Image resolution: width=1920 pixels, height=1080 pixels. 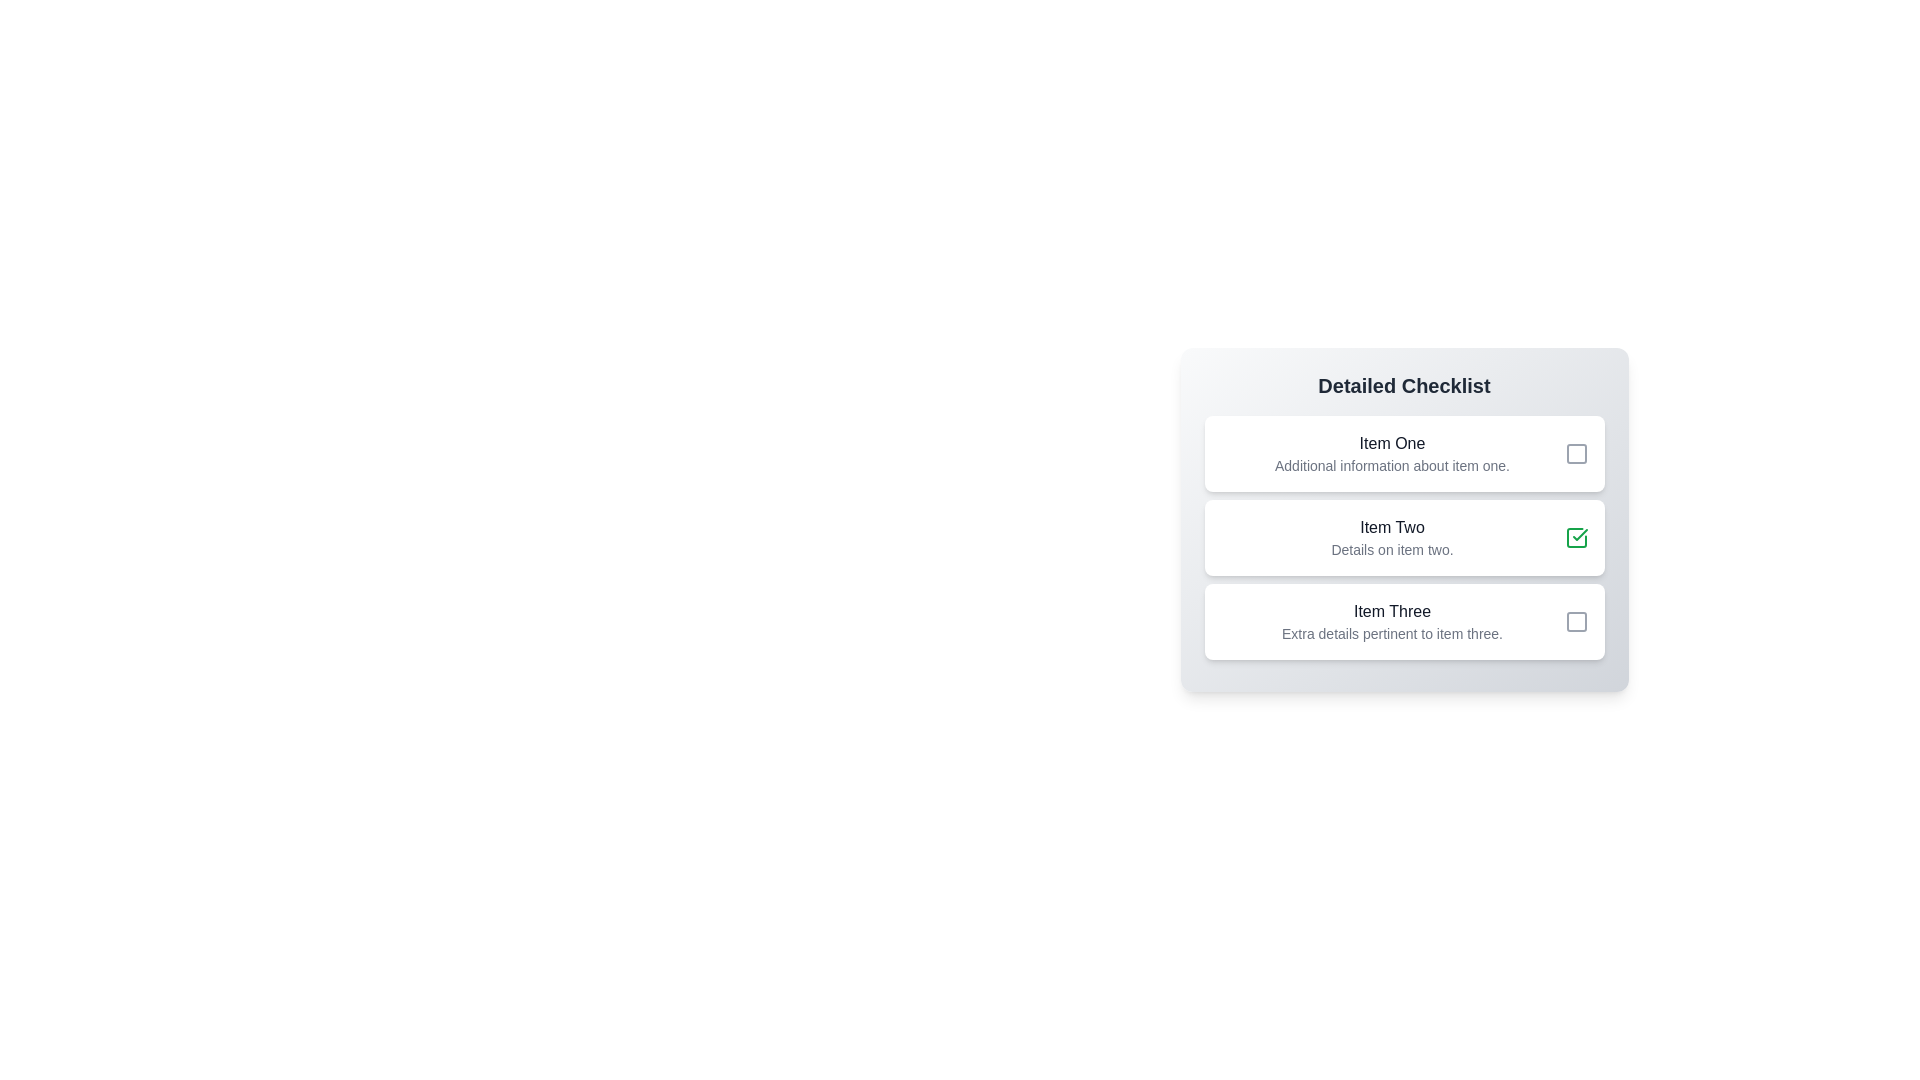 I want to click on the 'Item Three' text label, which is a medium font weight gray-black label at the top of the third item in the 'Detailed Checklist' panel, so click(x=1391, y=611).